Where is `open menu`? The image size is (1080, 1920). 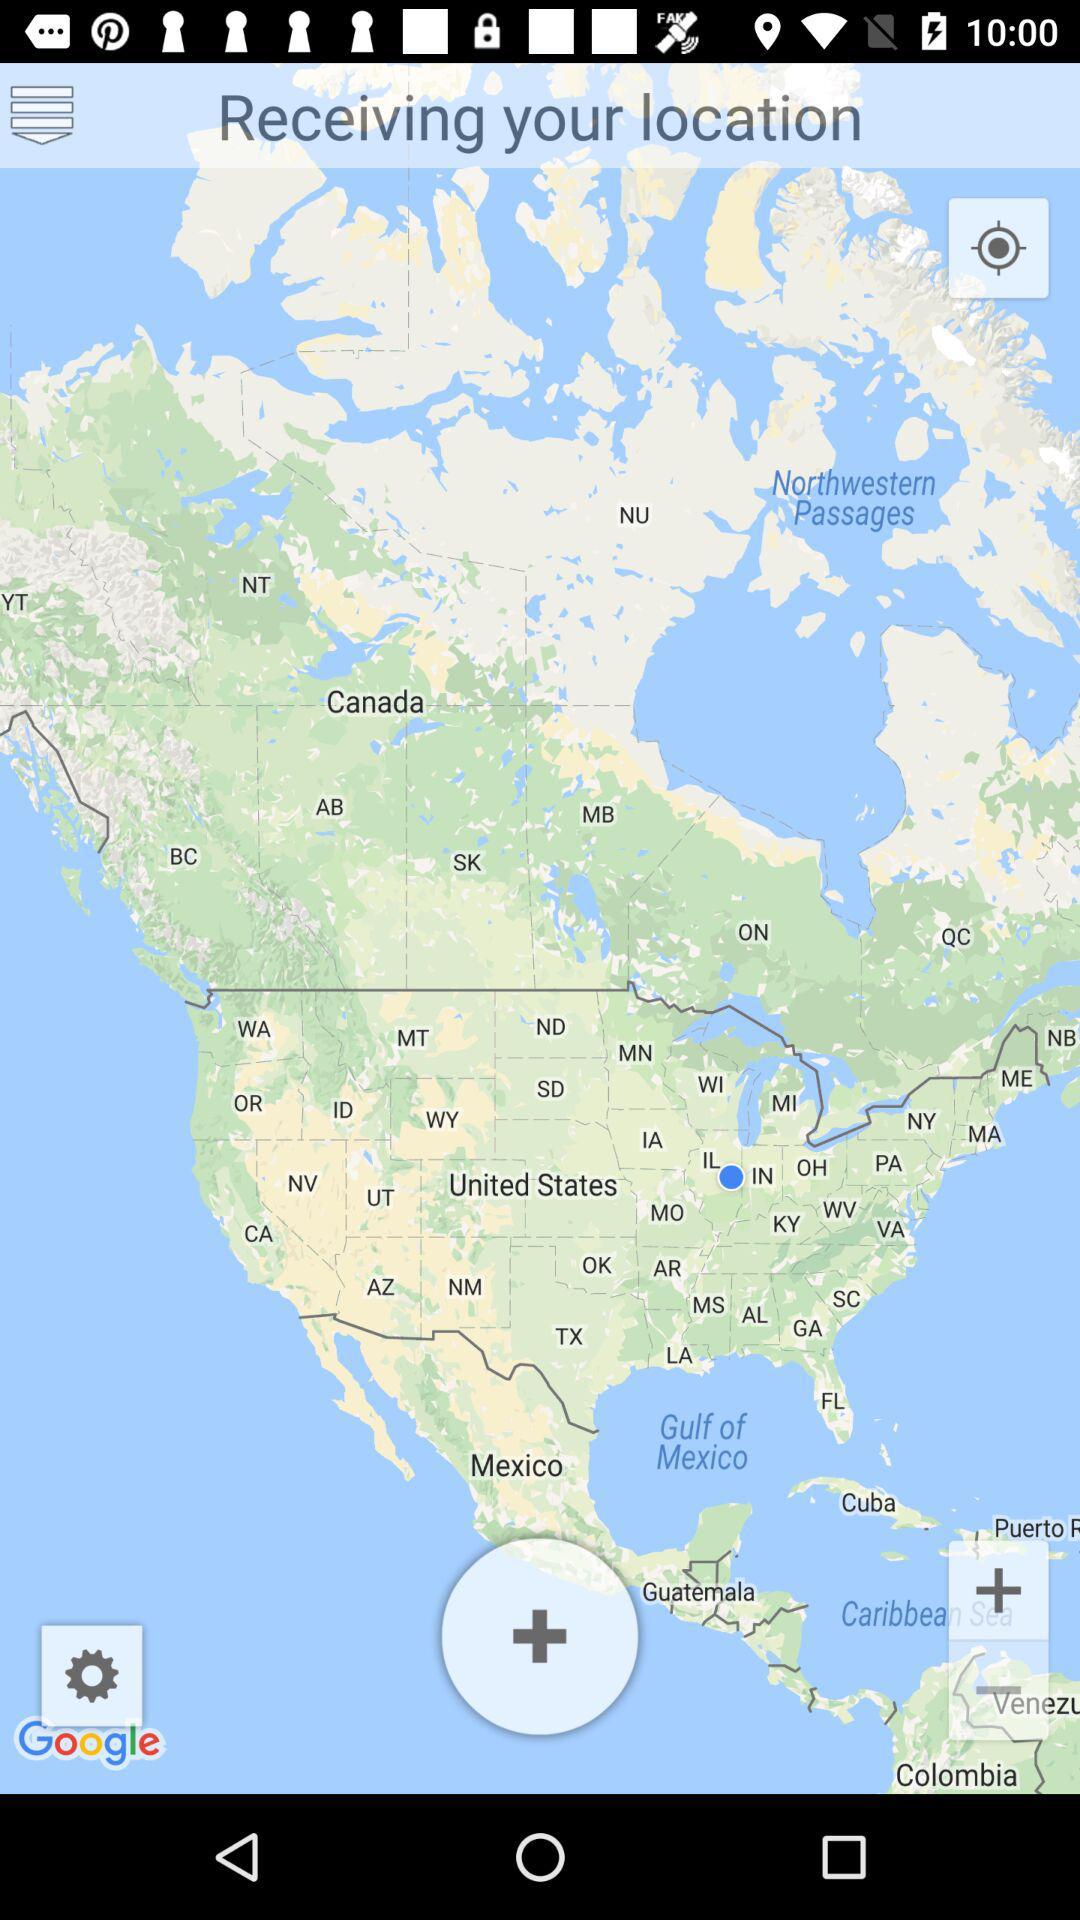
open menu is located at coordinates (42, 114).